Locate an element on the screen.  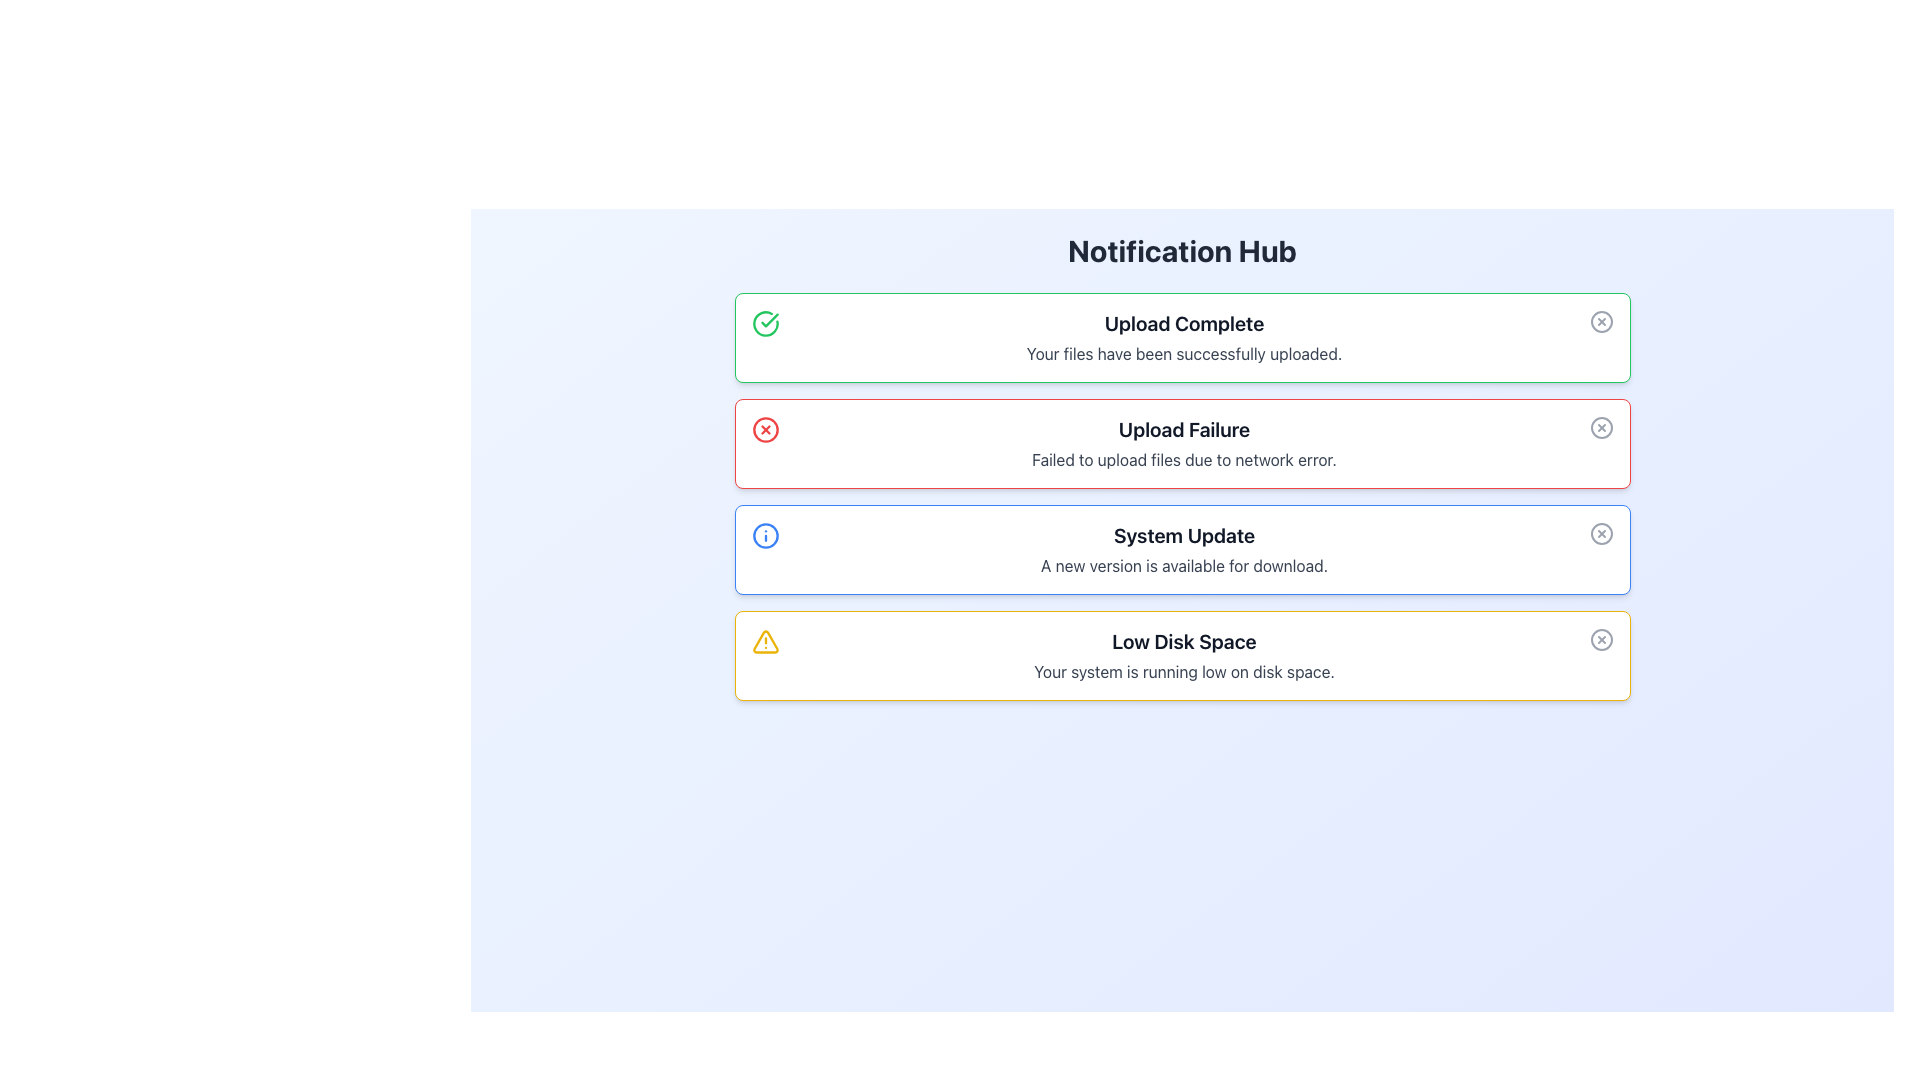
the small circular gray button with an 'X' mark at the top-right corner of the 'Upload Complete' notification card is located at coordinates (1601, 320).